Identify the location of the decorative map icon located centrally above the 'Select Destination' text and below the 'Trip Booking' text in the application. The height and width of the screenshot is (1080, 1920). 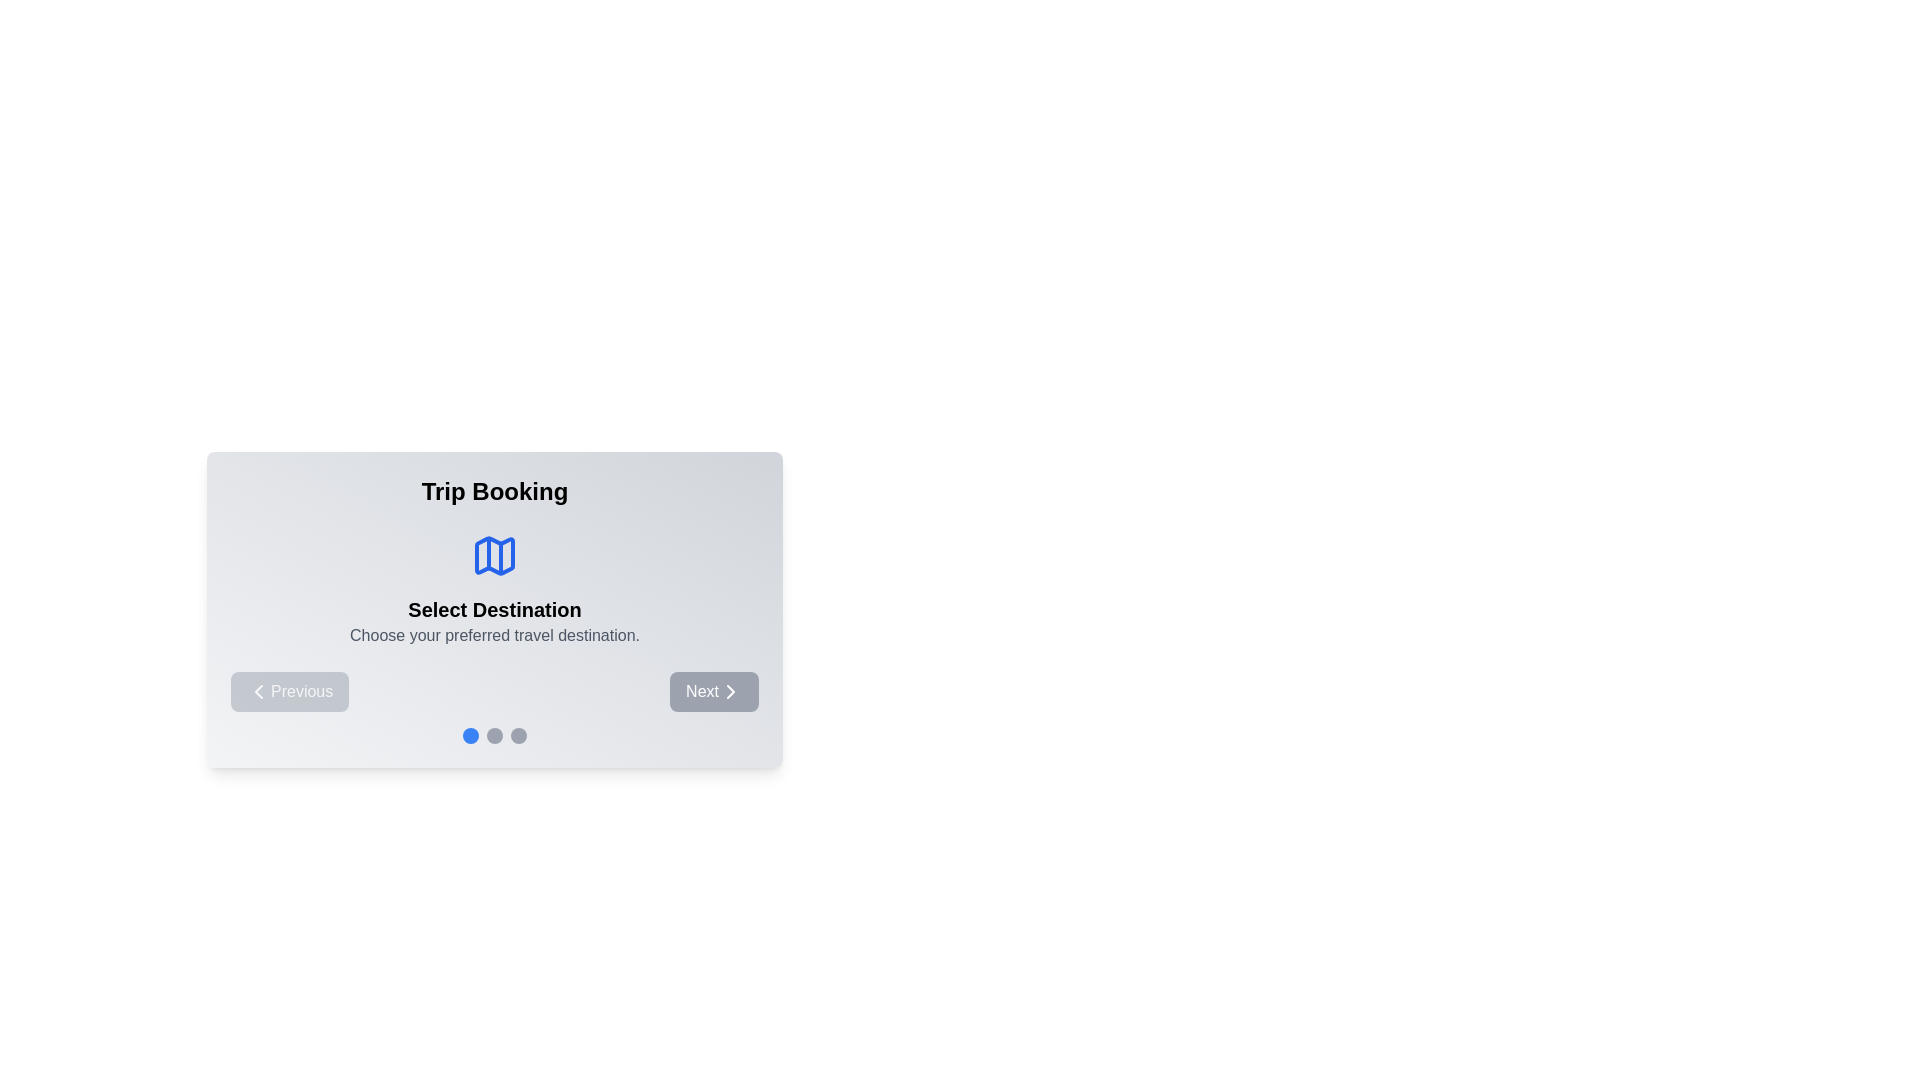
(494, 555).